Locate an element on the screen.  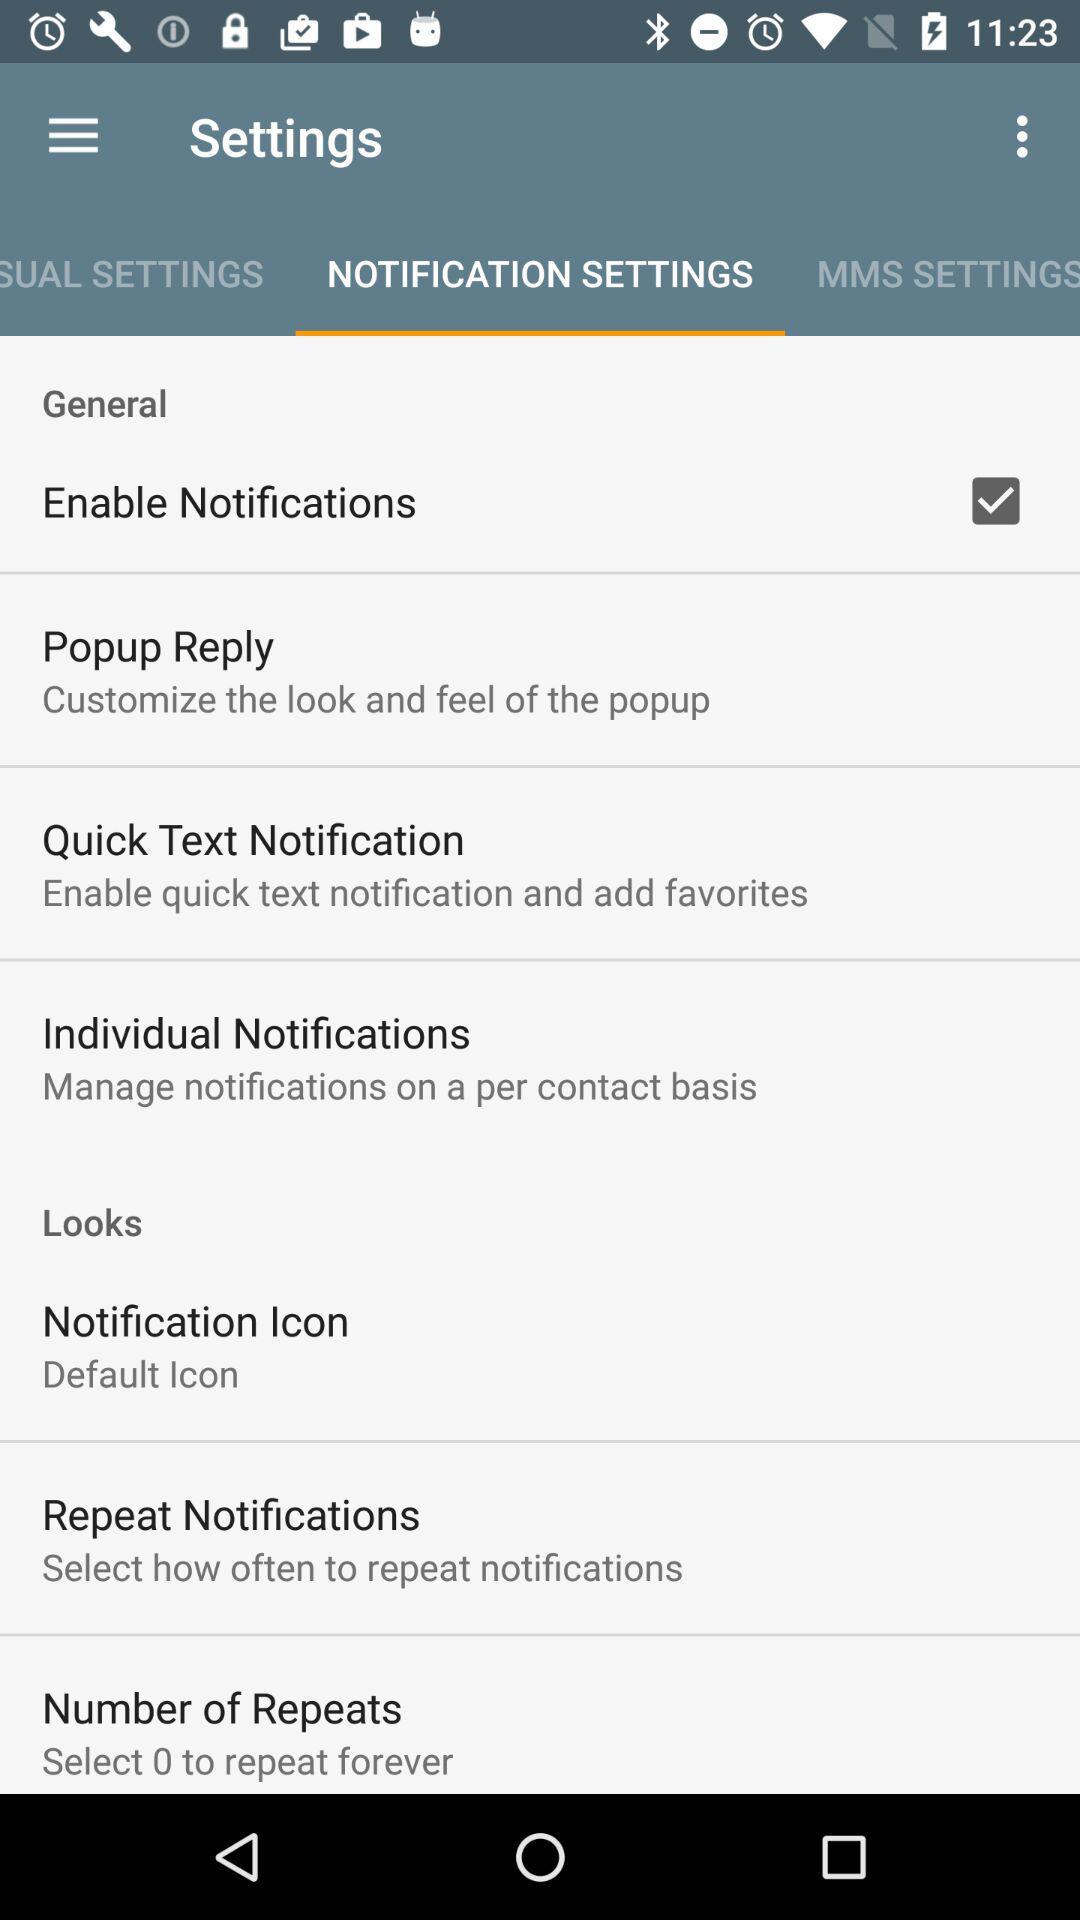
the item above repeat notifications item is located at coordinates (139, 1372).